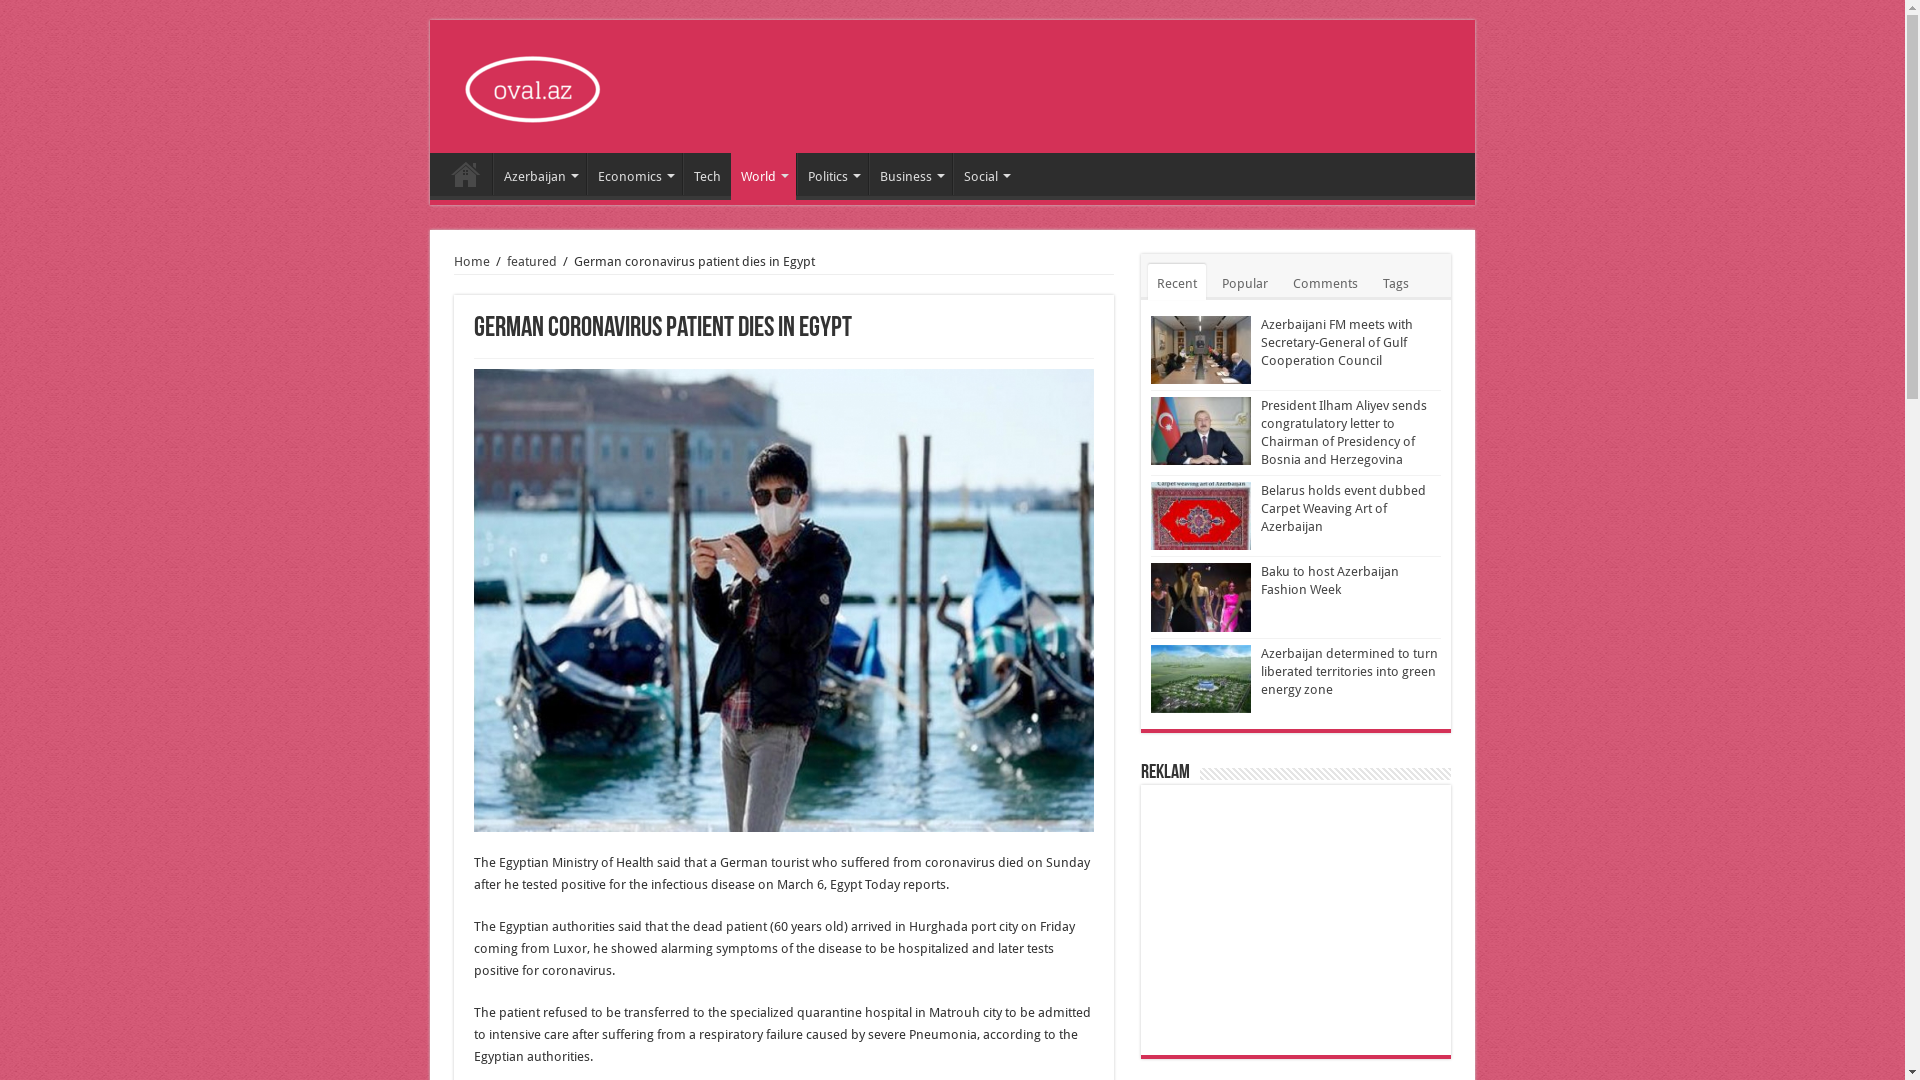 This screenshot has height=1080, width=1920. What do you see at coordinates (762, 172) in the screenshot?
I see `'World'` at bounding box center [762, 172].